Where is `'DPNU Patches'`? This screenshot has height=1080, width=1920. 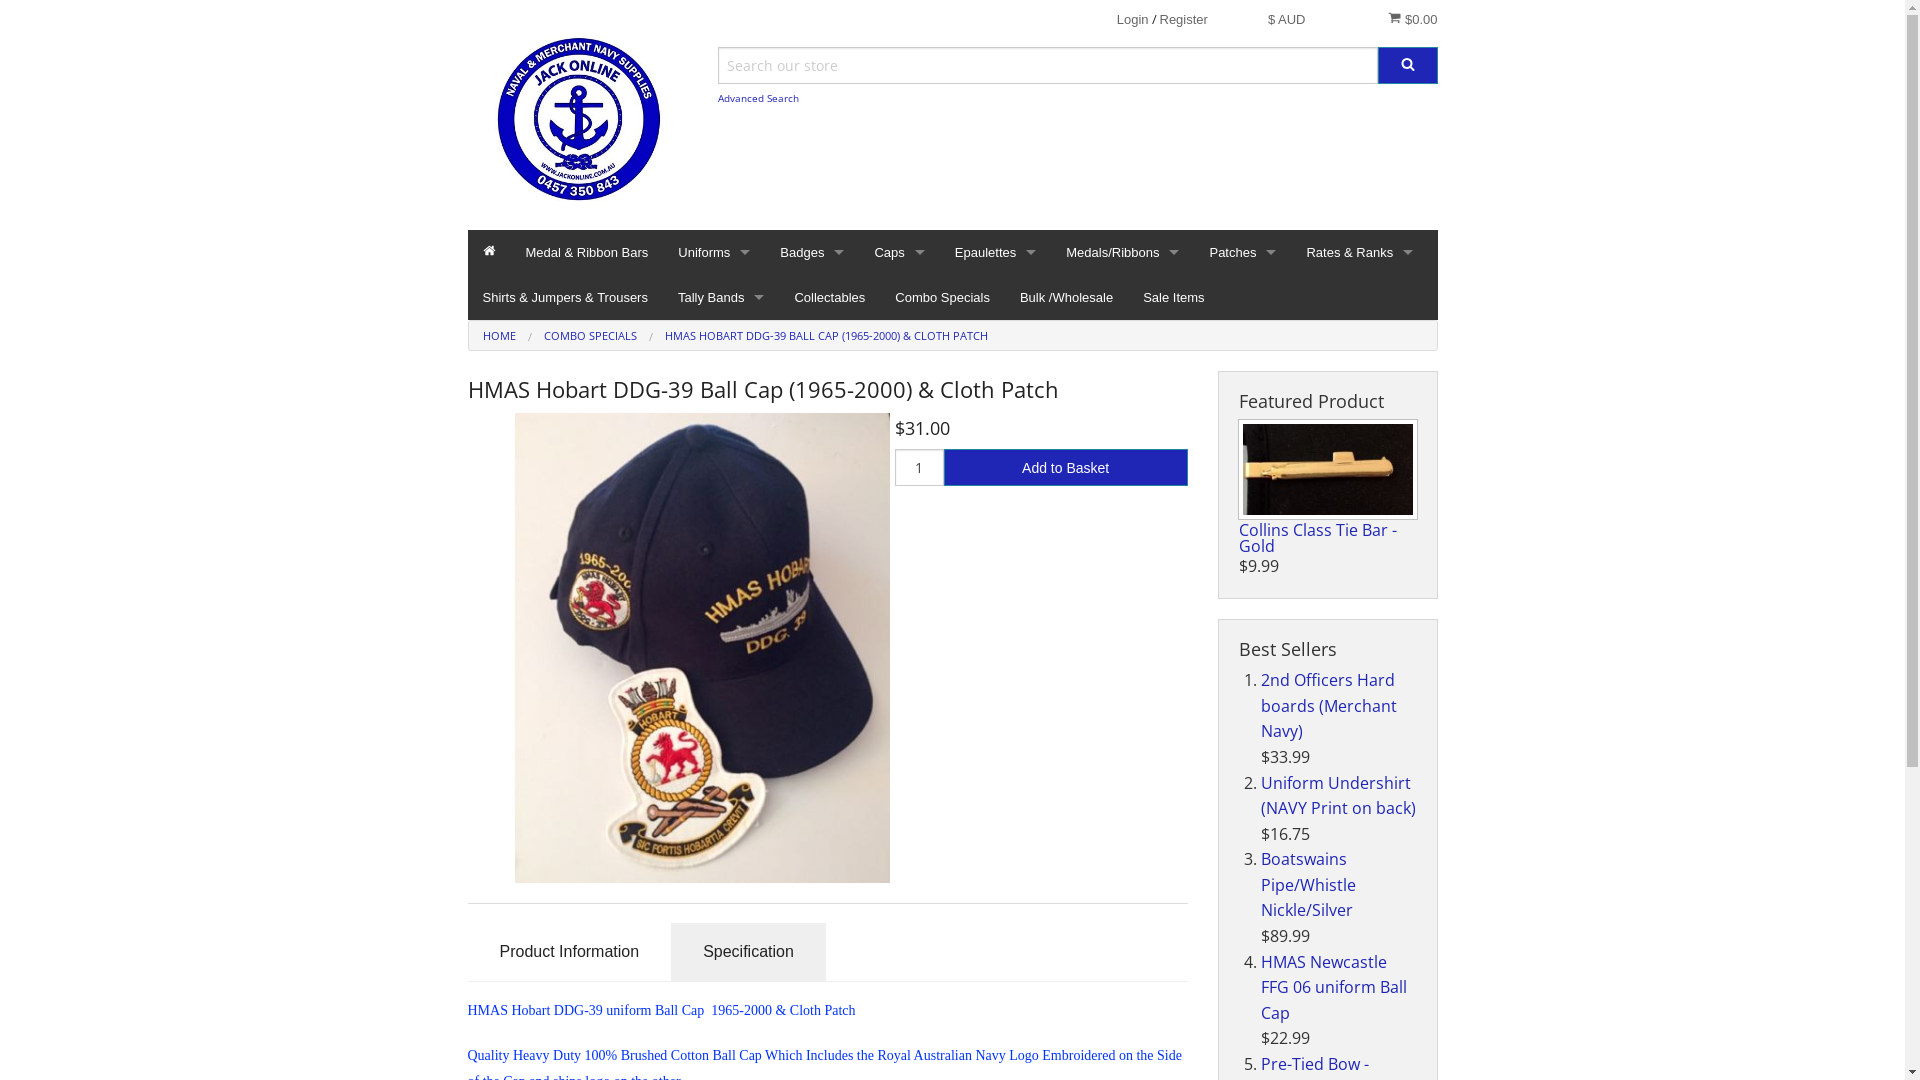
'DPNU Patches' is located at coordinates (1241, 457).